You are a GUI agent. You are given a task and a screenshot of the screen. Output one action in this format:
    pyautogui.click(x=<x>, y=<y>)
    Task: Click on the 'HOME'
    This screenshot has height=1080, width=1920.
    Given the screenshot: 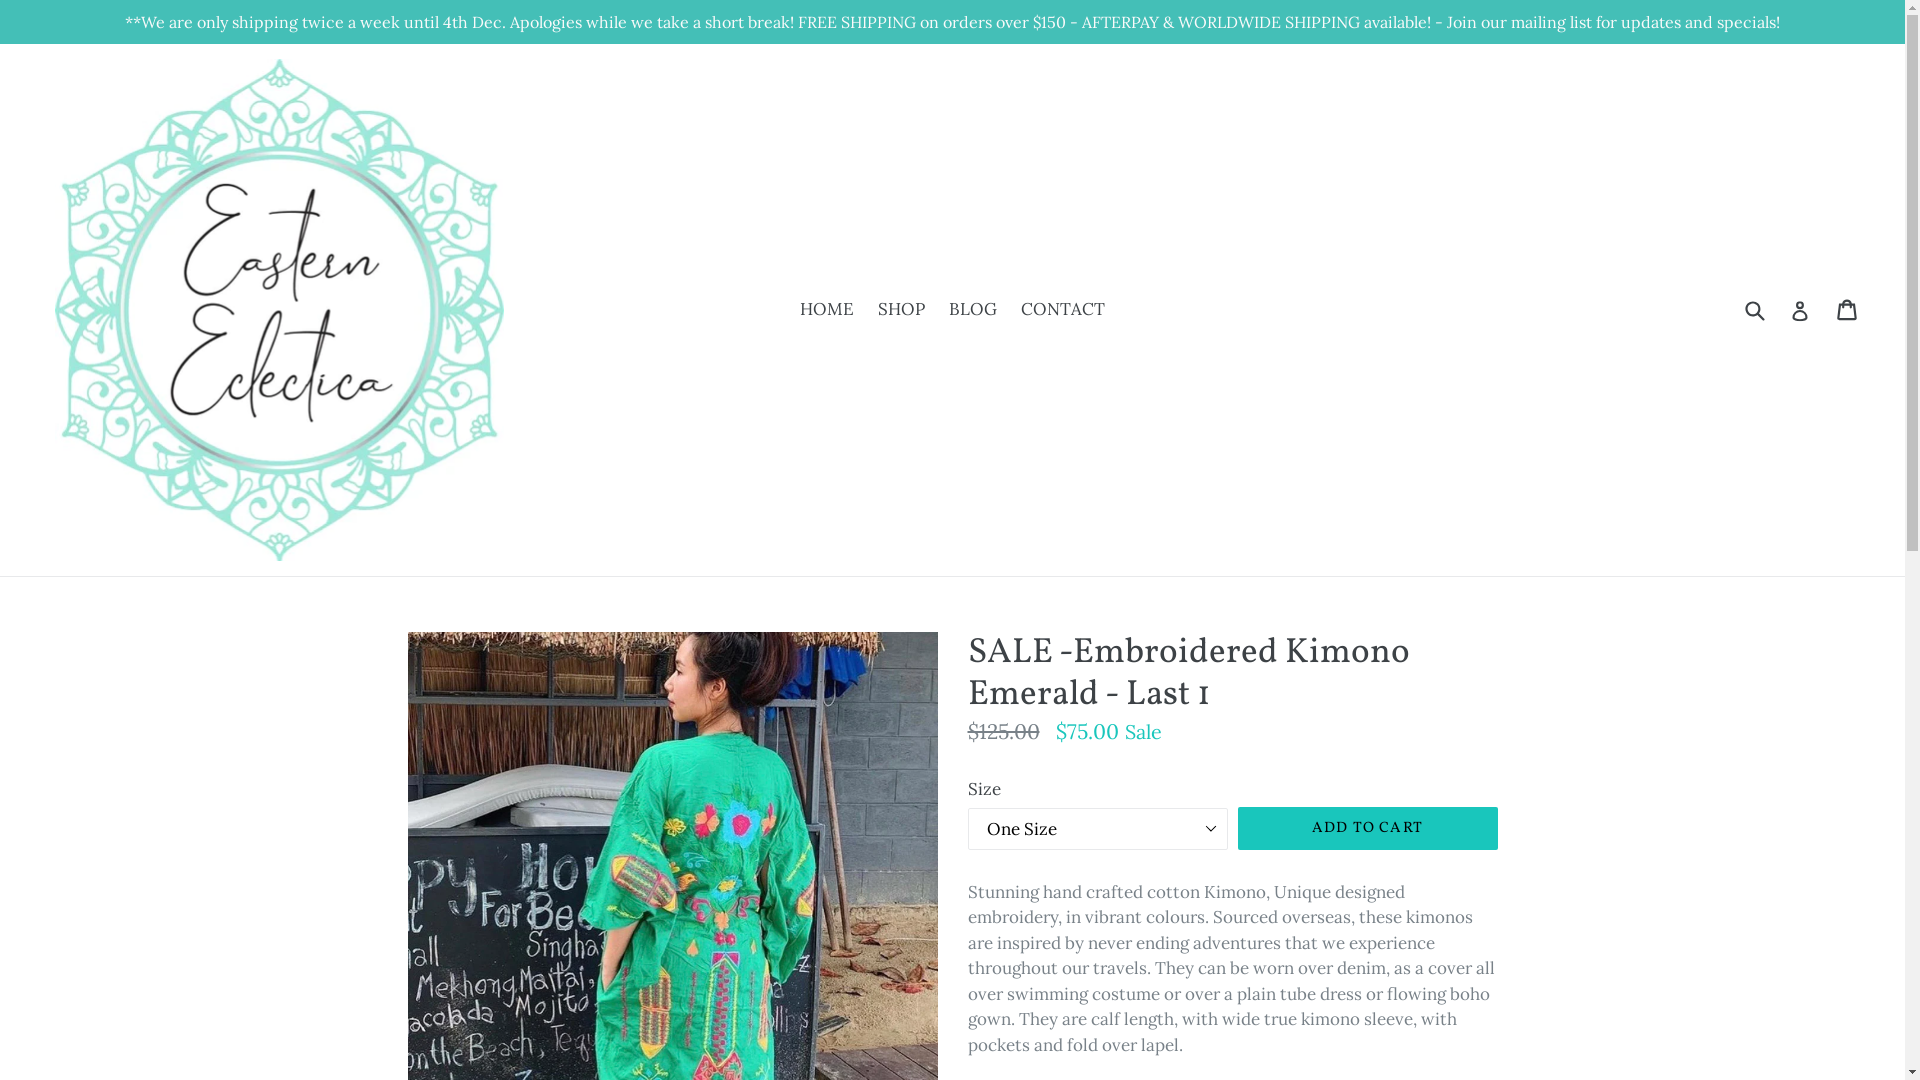 What is the action you would take?
    pyautogui.click(x=826, y=309)
    